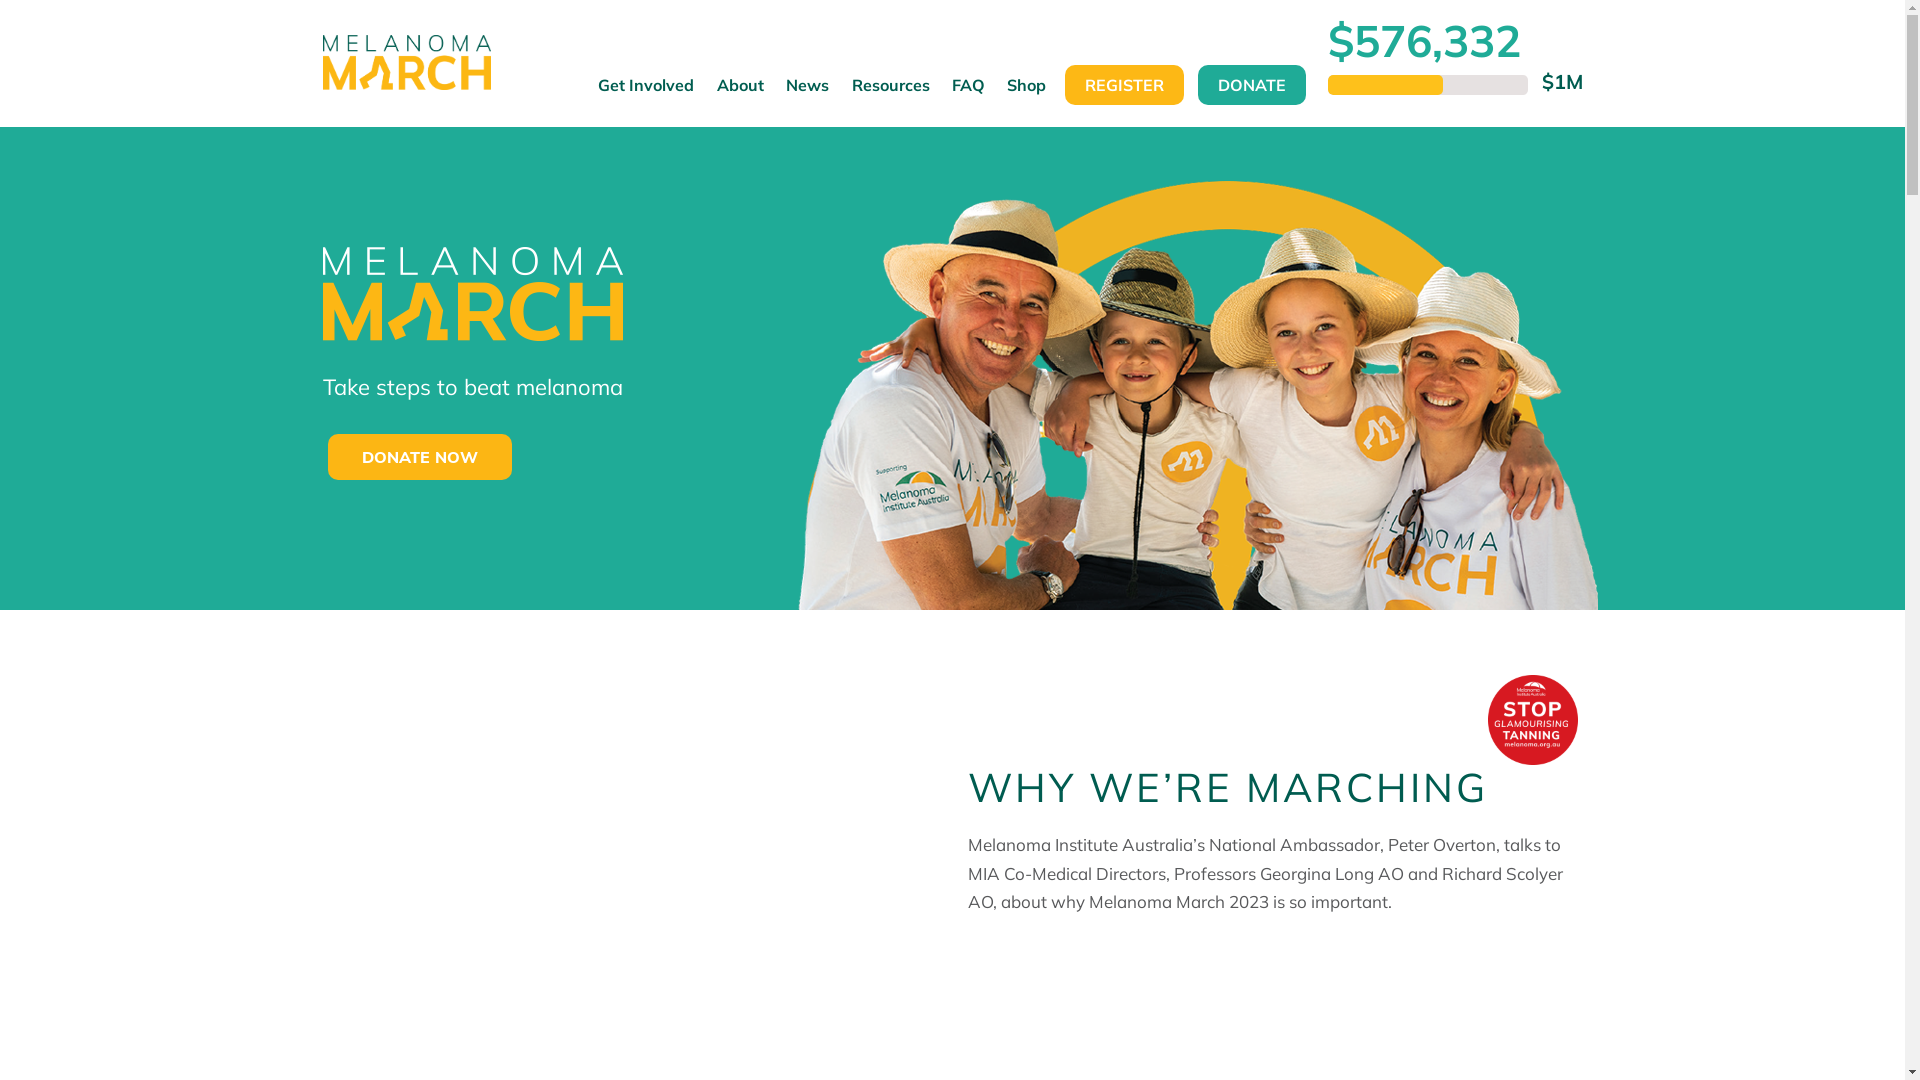 Image resolution: width=1920 pixels, height=1080 pixels. Describe the element at coordinates (1123, 83) in the screenshot. I see `'REGISTER'` at that location.